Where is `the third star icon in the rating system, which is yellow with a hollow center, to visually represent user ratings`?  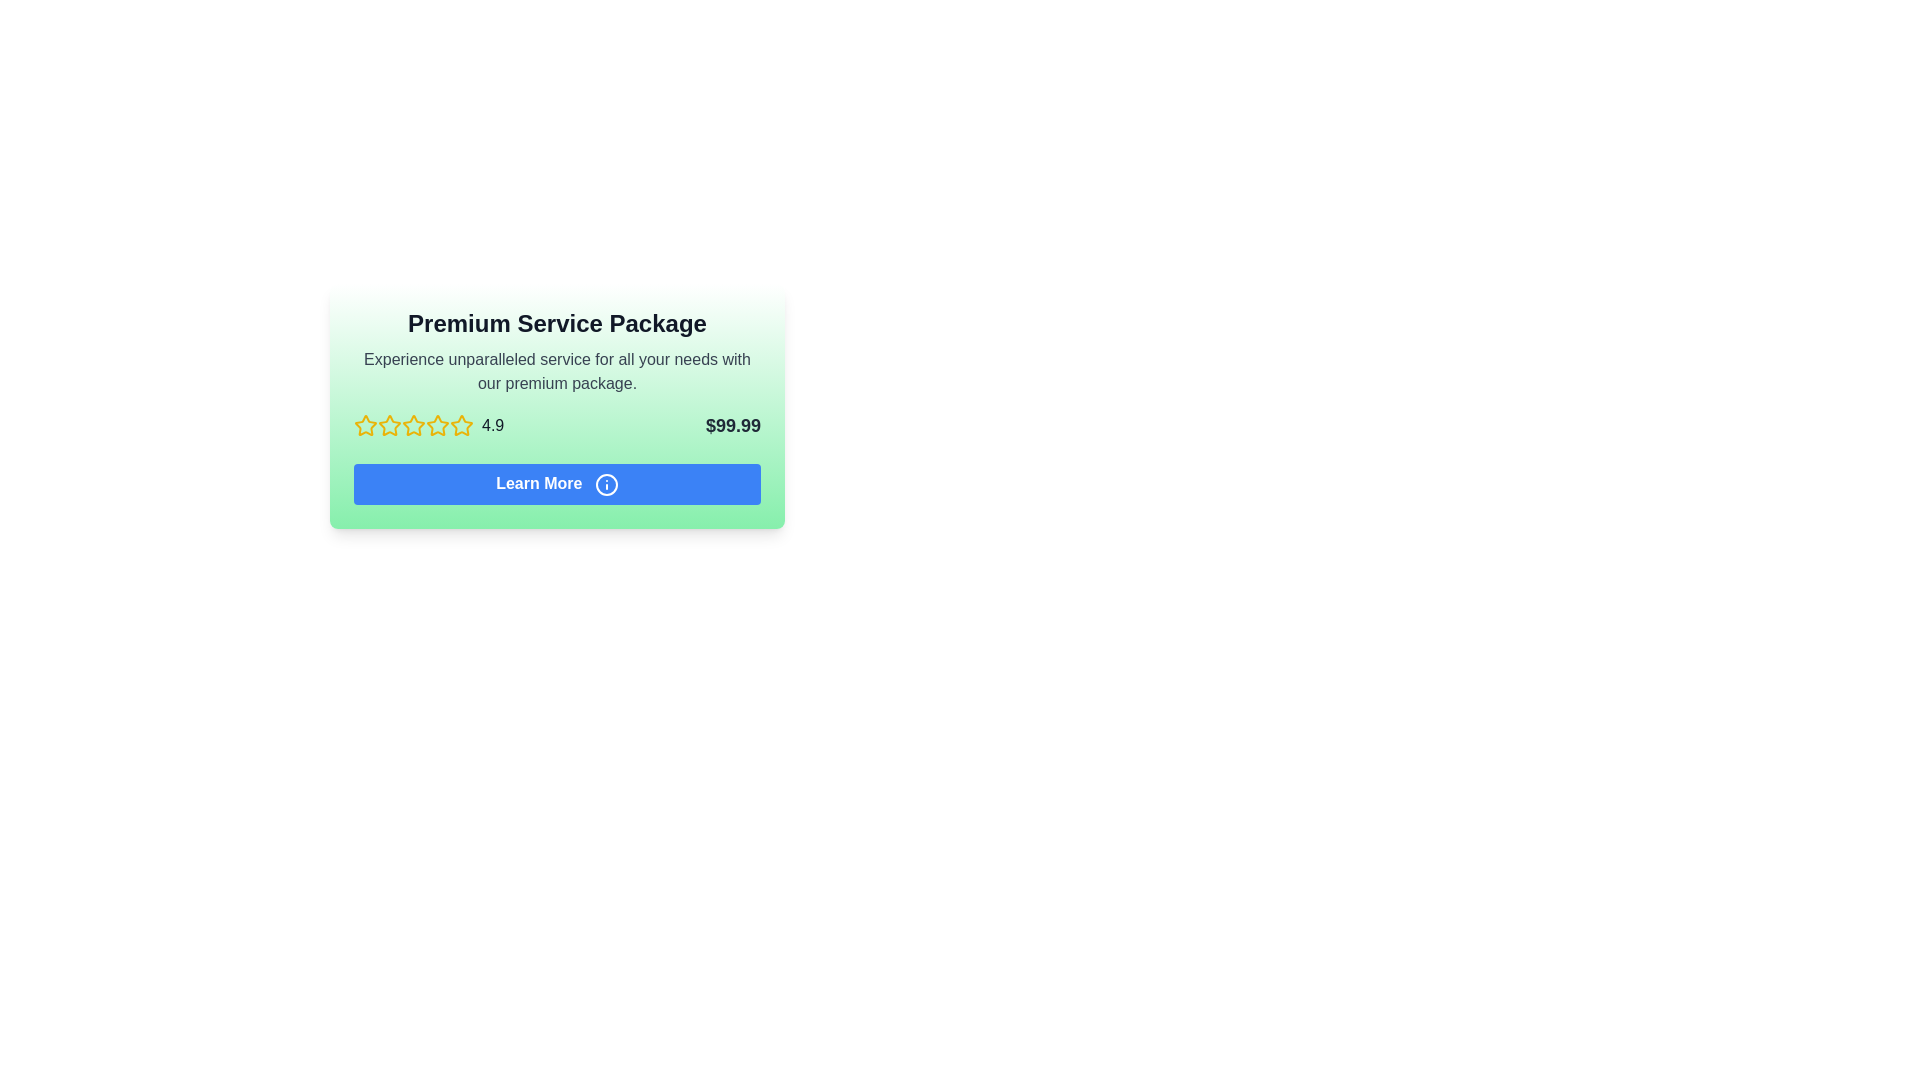
the third star icon in the rating system, which is yellow with a hollow center, to visually represent user ratings is located at coordinates (436, 424).